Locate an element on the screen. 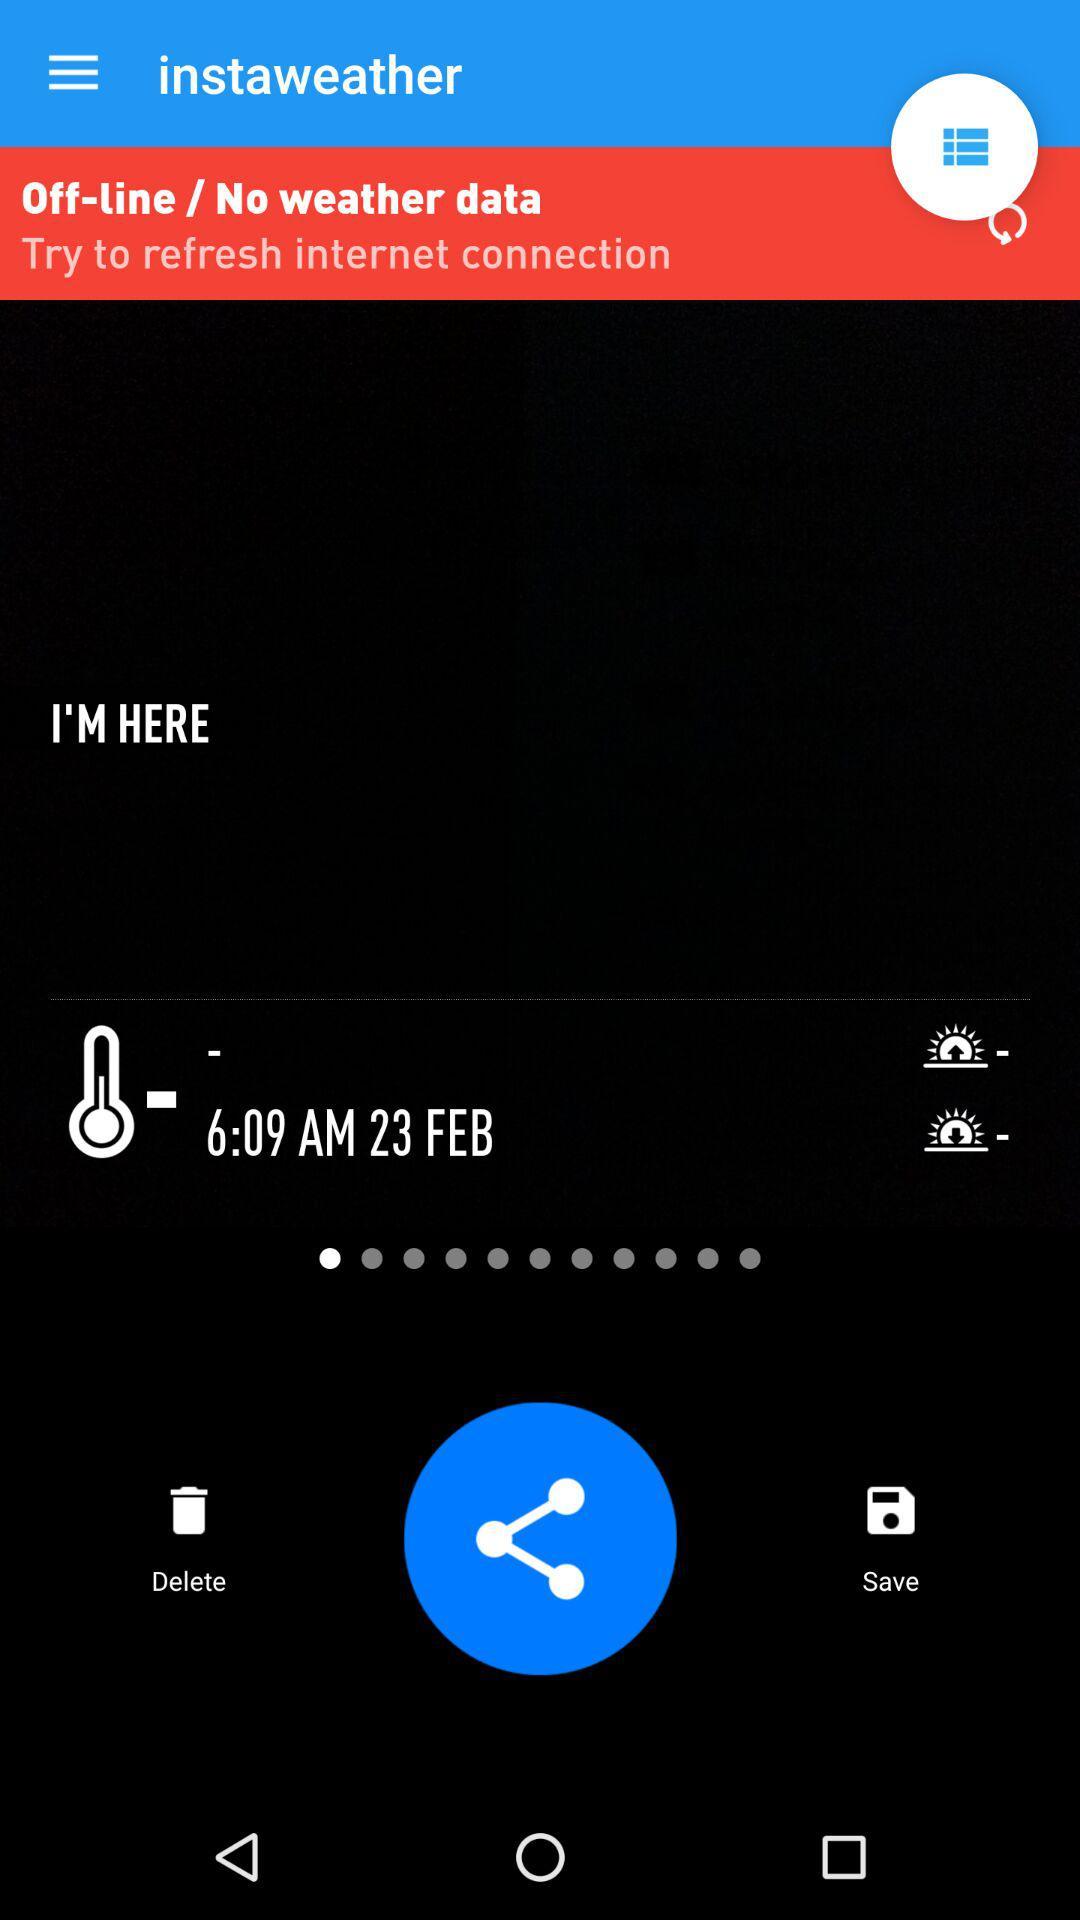  the save is located at coordinates (890, 1537).